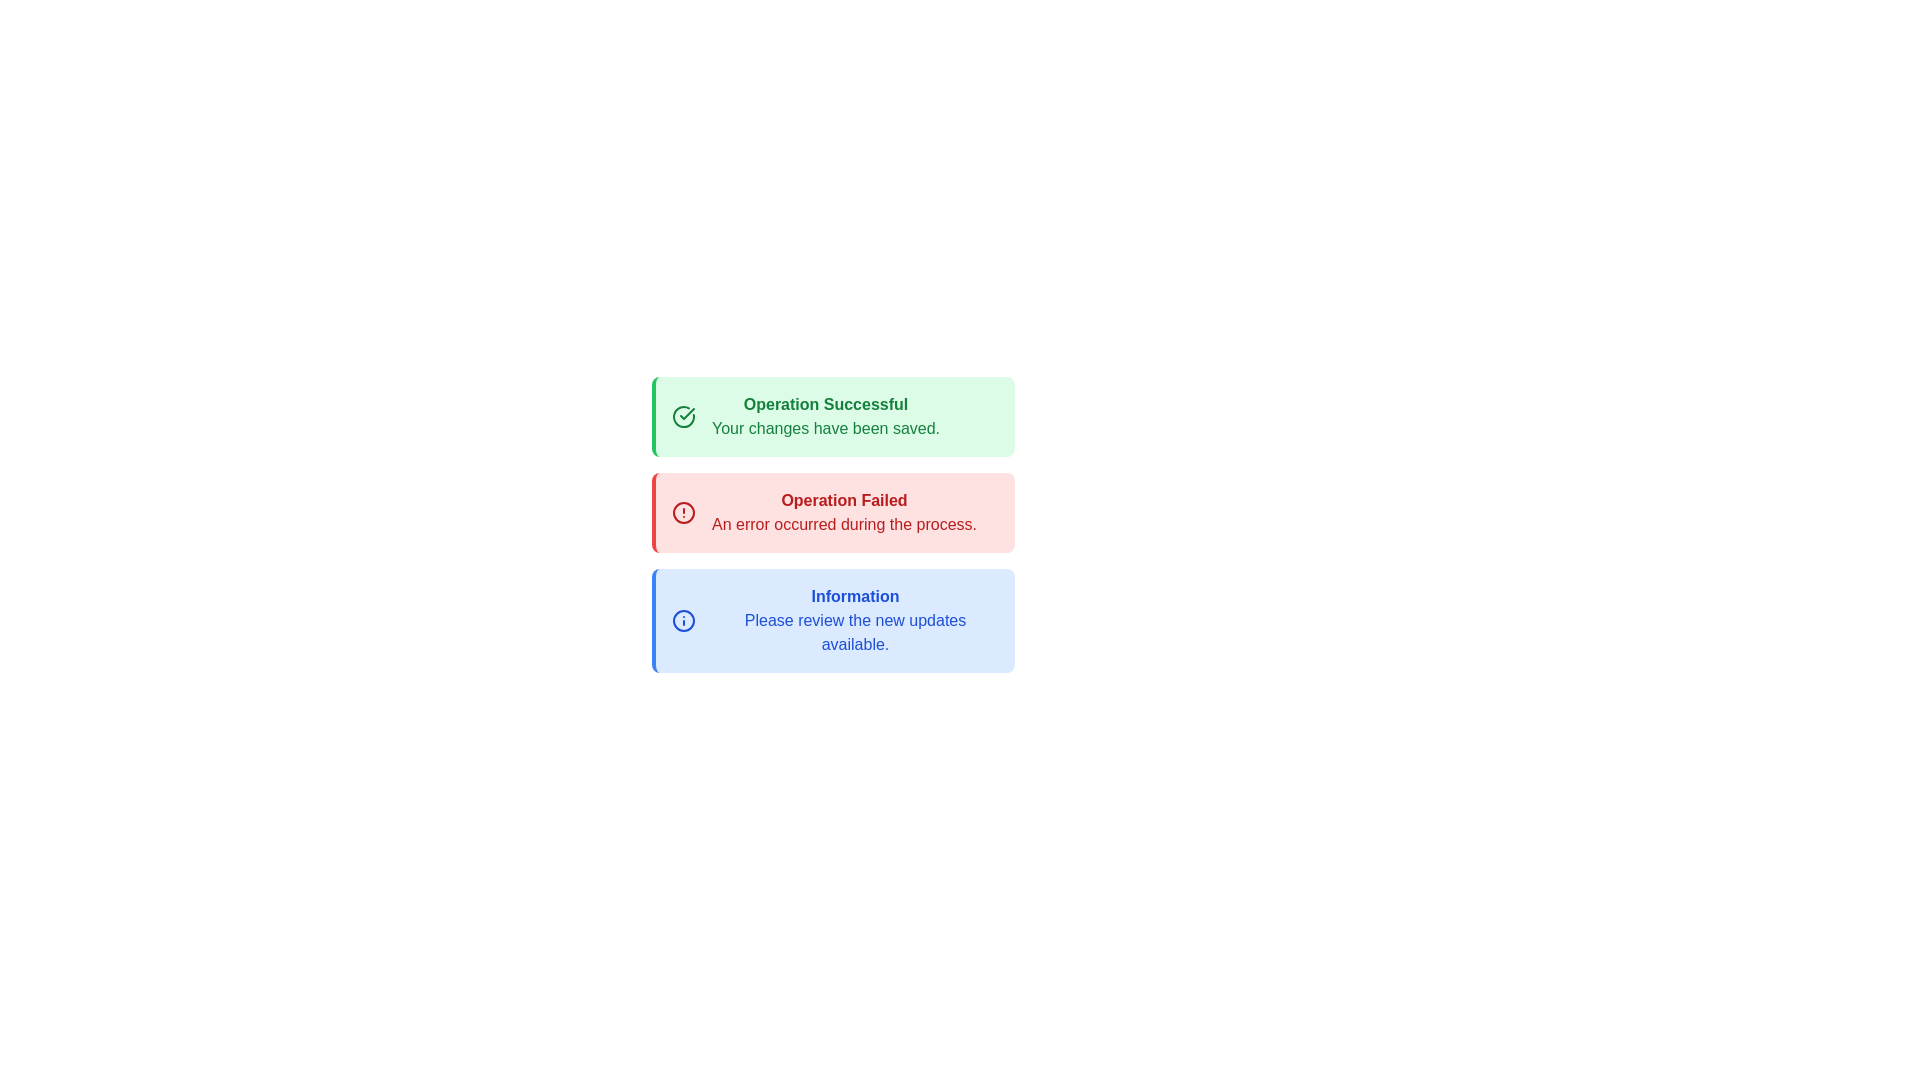  Describe the element at coordinates (684, 415) in the screenshot. I see `the success indicator icon located within the topmost notification card, to the left of the 'Operation Successful' message` at that location.